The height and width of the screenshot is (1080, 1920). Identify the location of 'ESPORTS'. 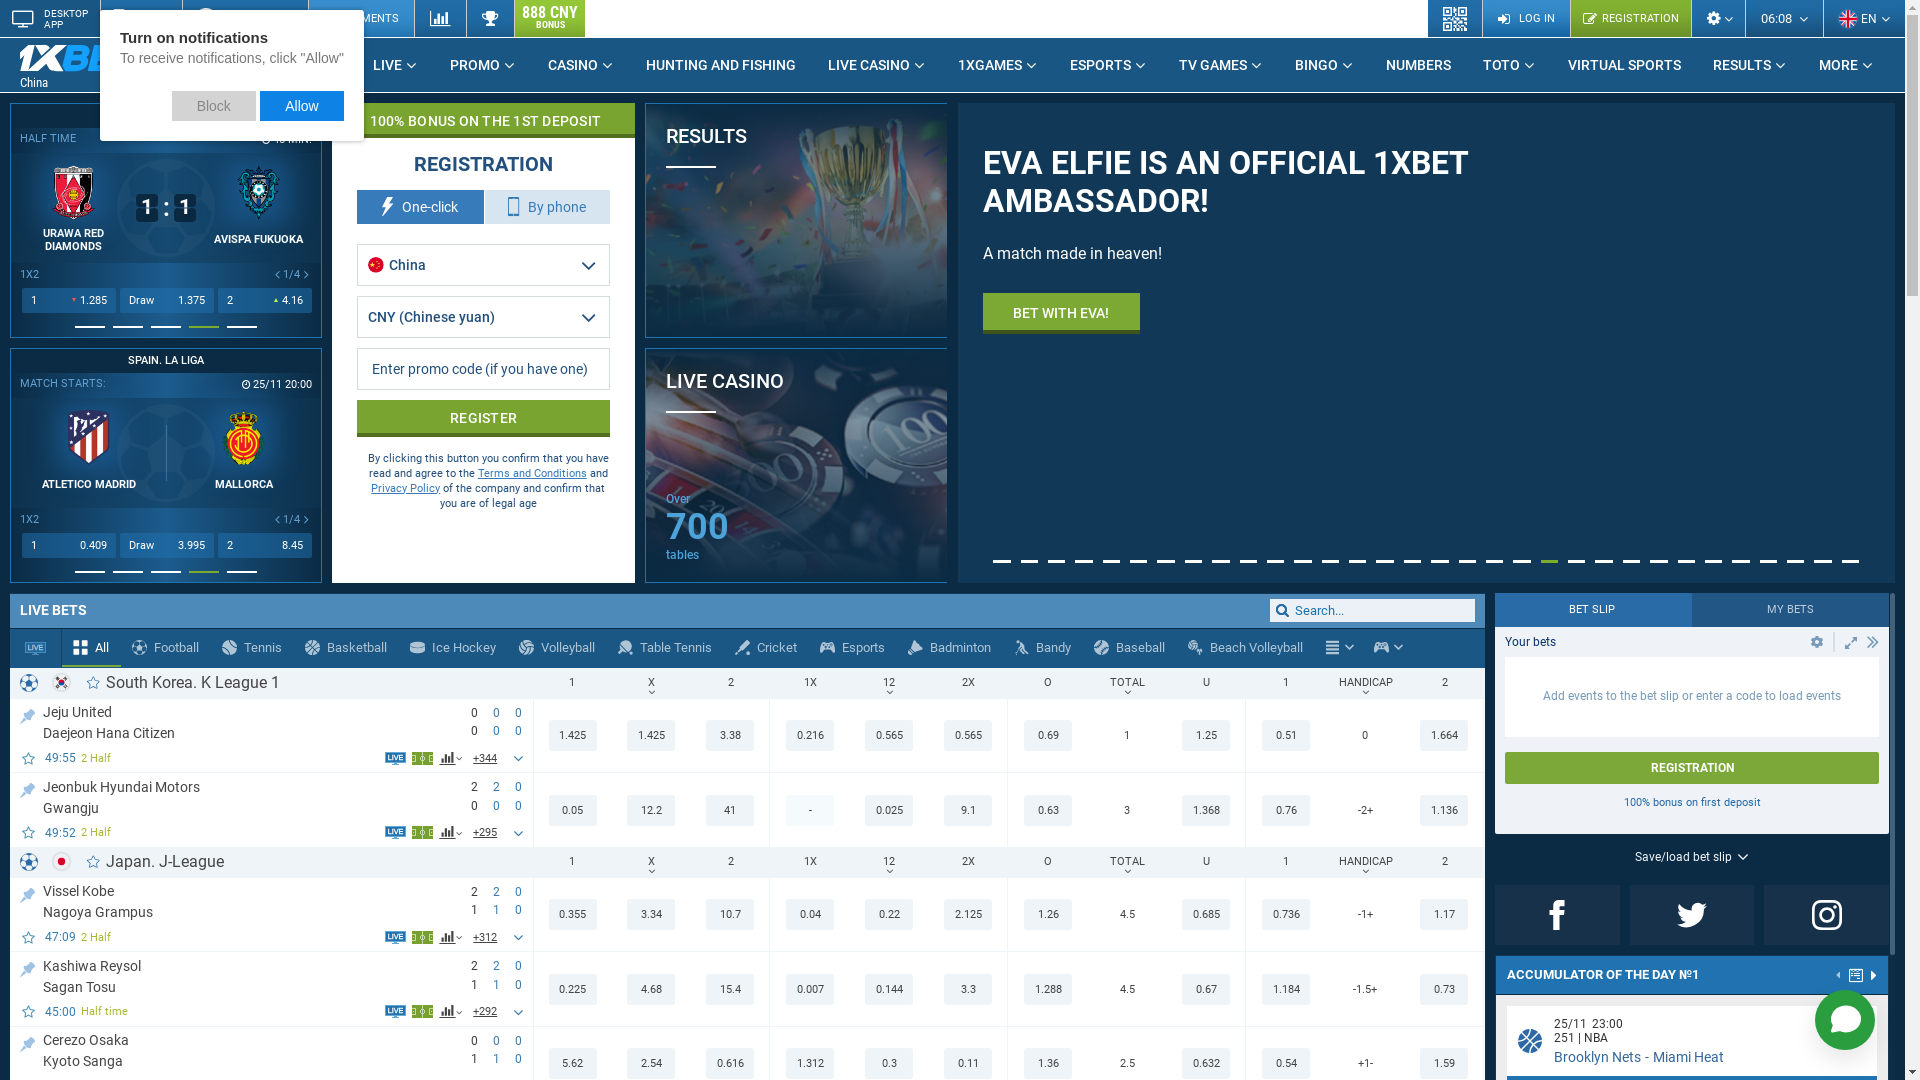
(1053, 64).